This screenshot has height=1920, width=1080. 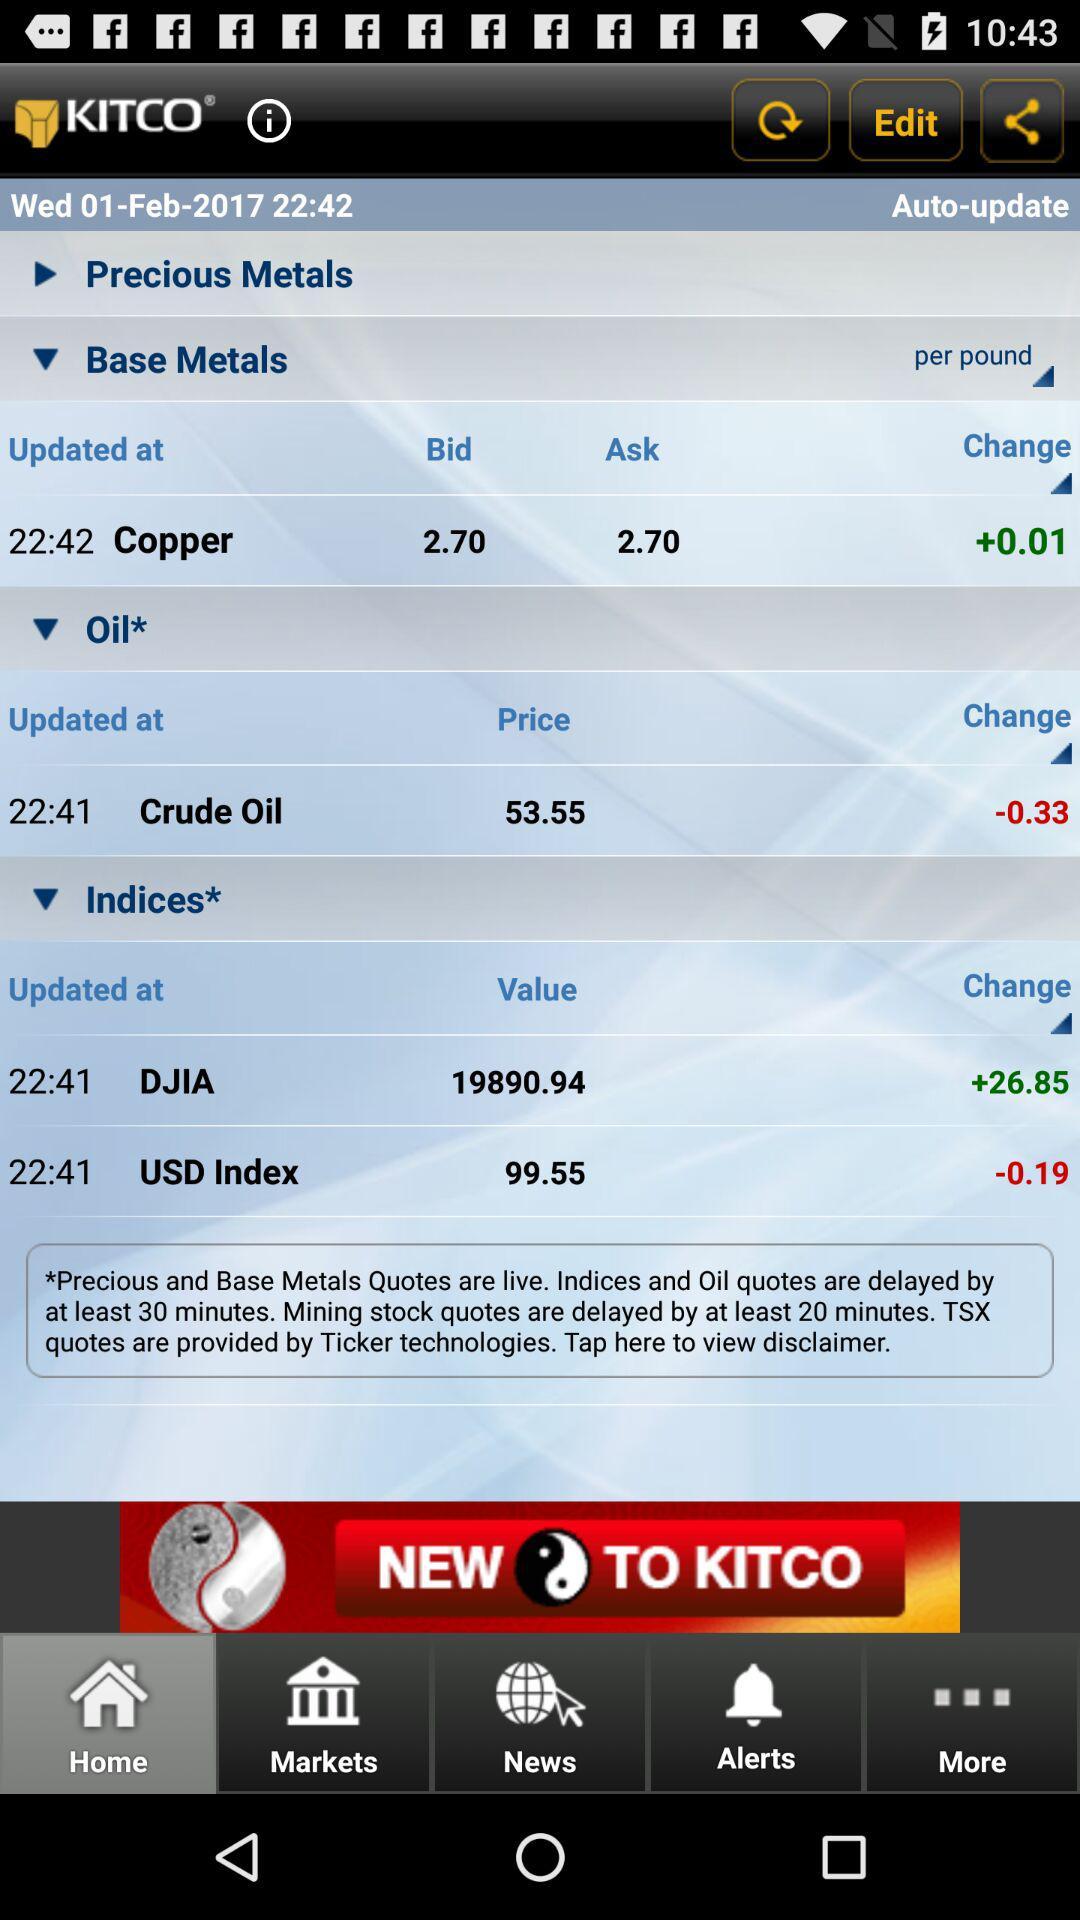 What do you see at coordinates (268, 128) in the screenshot?
I see `the info icon` at bounding box center [268, 128].